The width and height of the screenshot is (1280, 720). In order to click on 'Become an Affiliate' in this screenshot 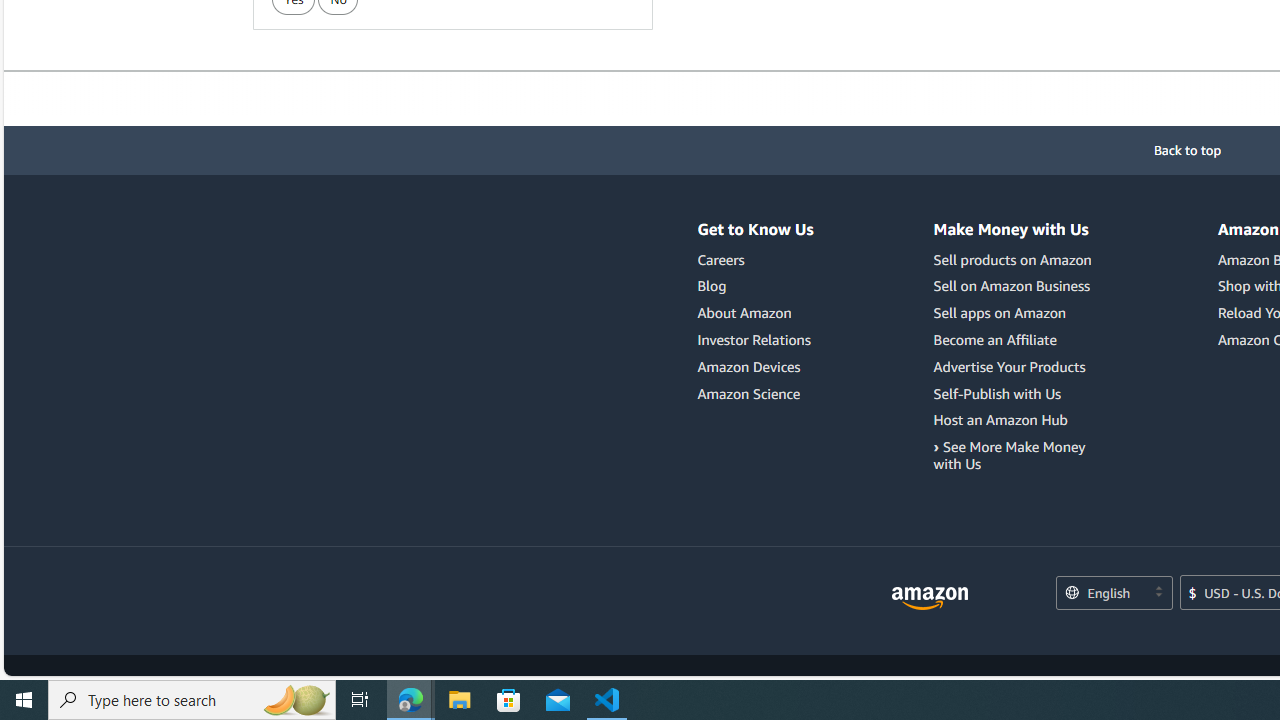, I will do `click(1015, 339)`.